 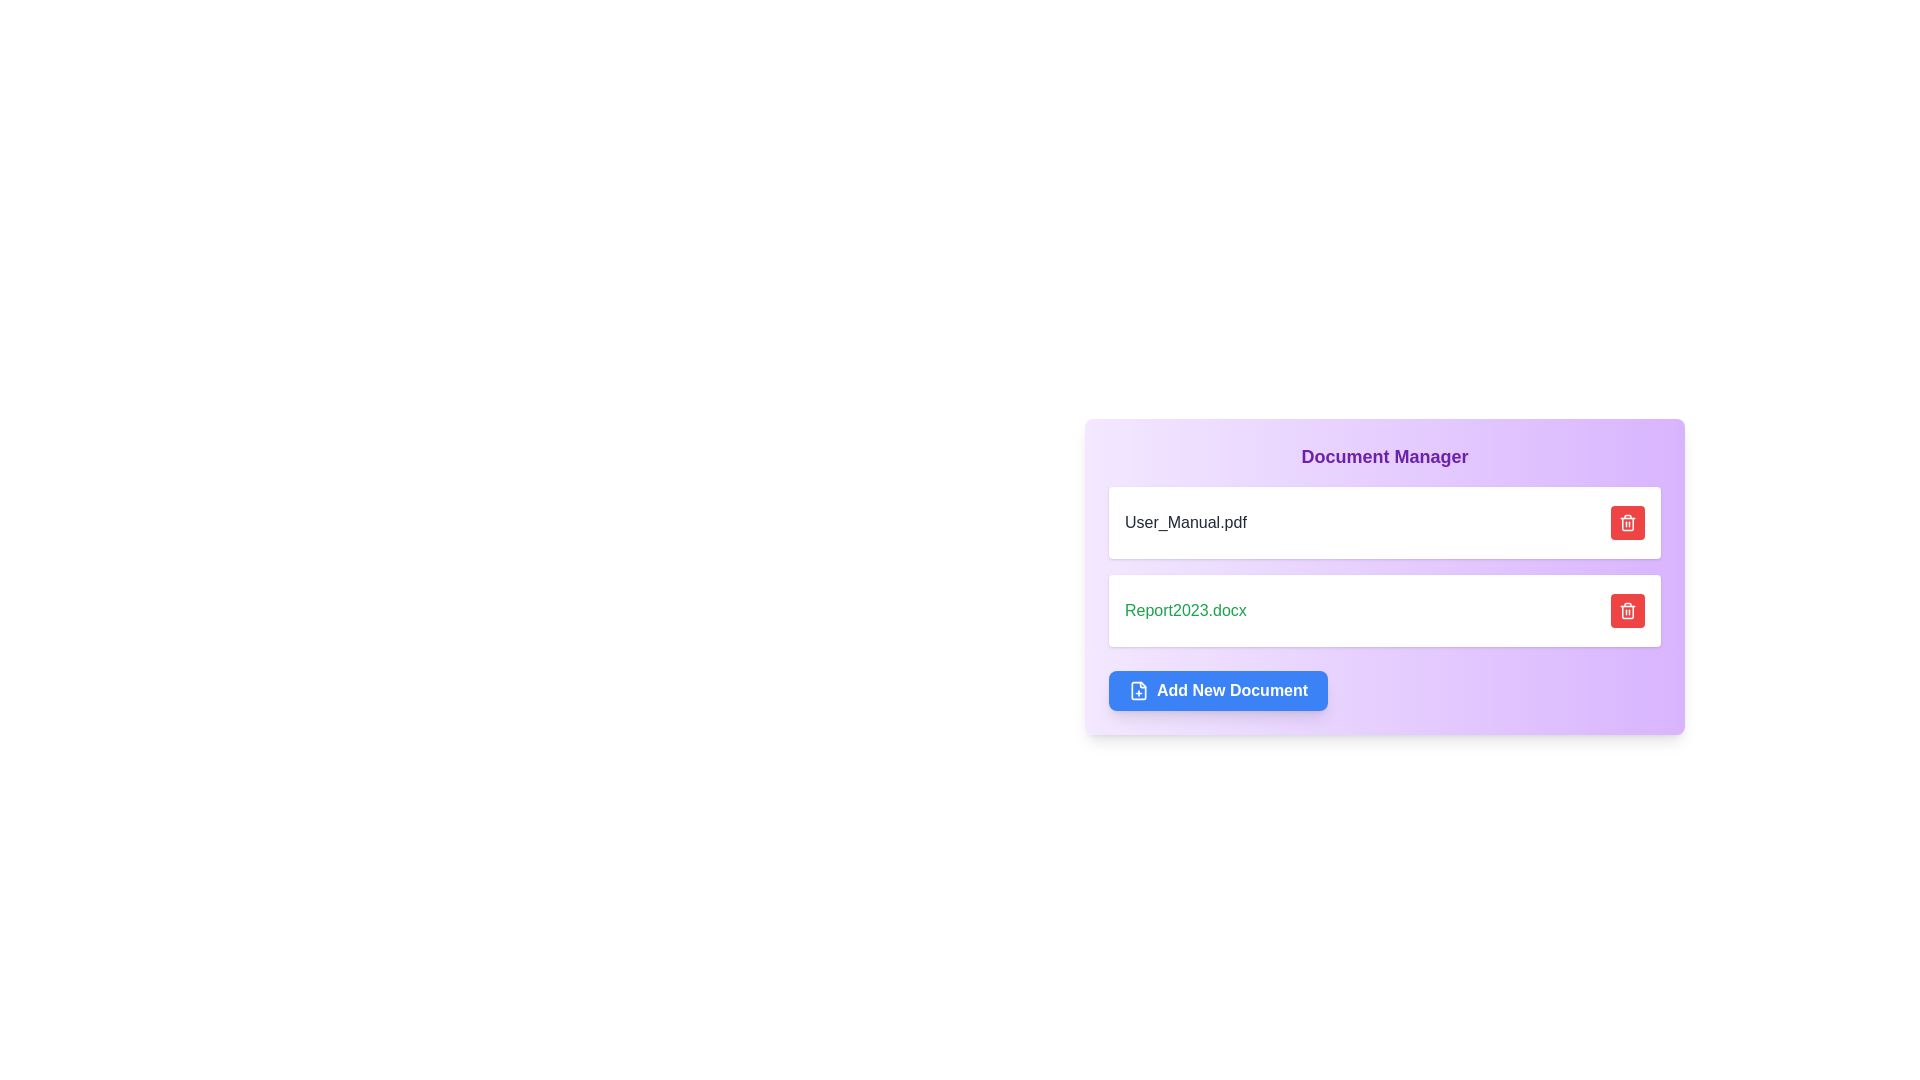 What do you see at coordinates (1185, 609) in the screenshot?
I see `the text label displaying 'Report2023.docx' which is styled in green and is located below 'User_Manual.pdf' and to the left of the 'Deselect' button` at bounding box center [1185, 609].